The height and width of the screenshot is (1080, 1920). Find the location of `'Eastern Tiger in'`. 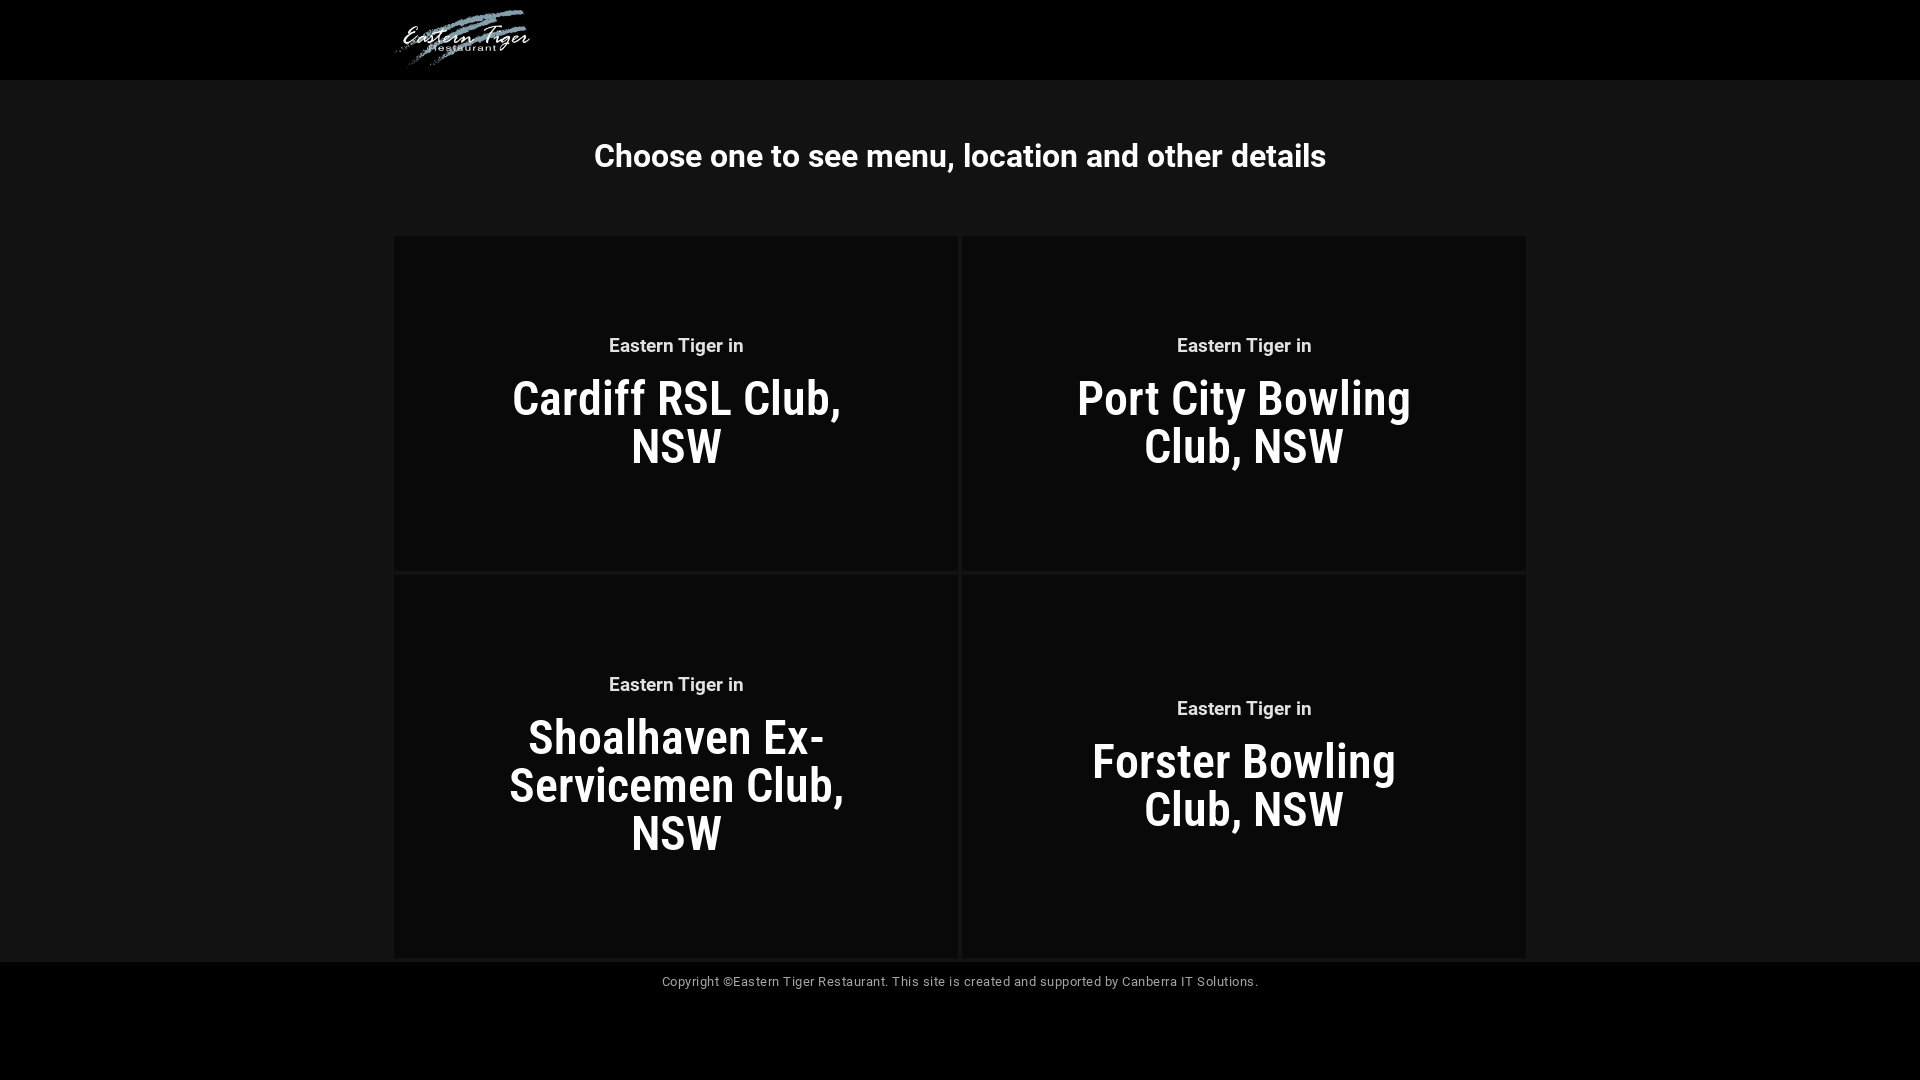

'Eastern Tiger in' is located at coordinates (675, 344).